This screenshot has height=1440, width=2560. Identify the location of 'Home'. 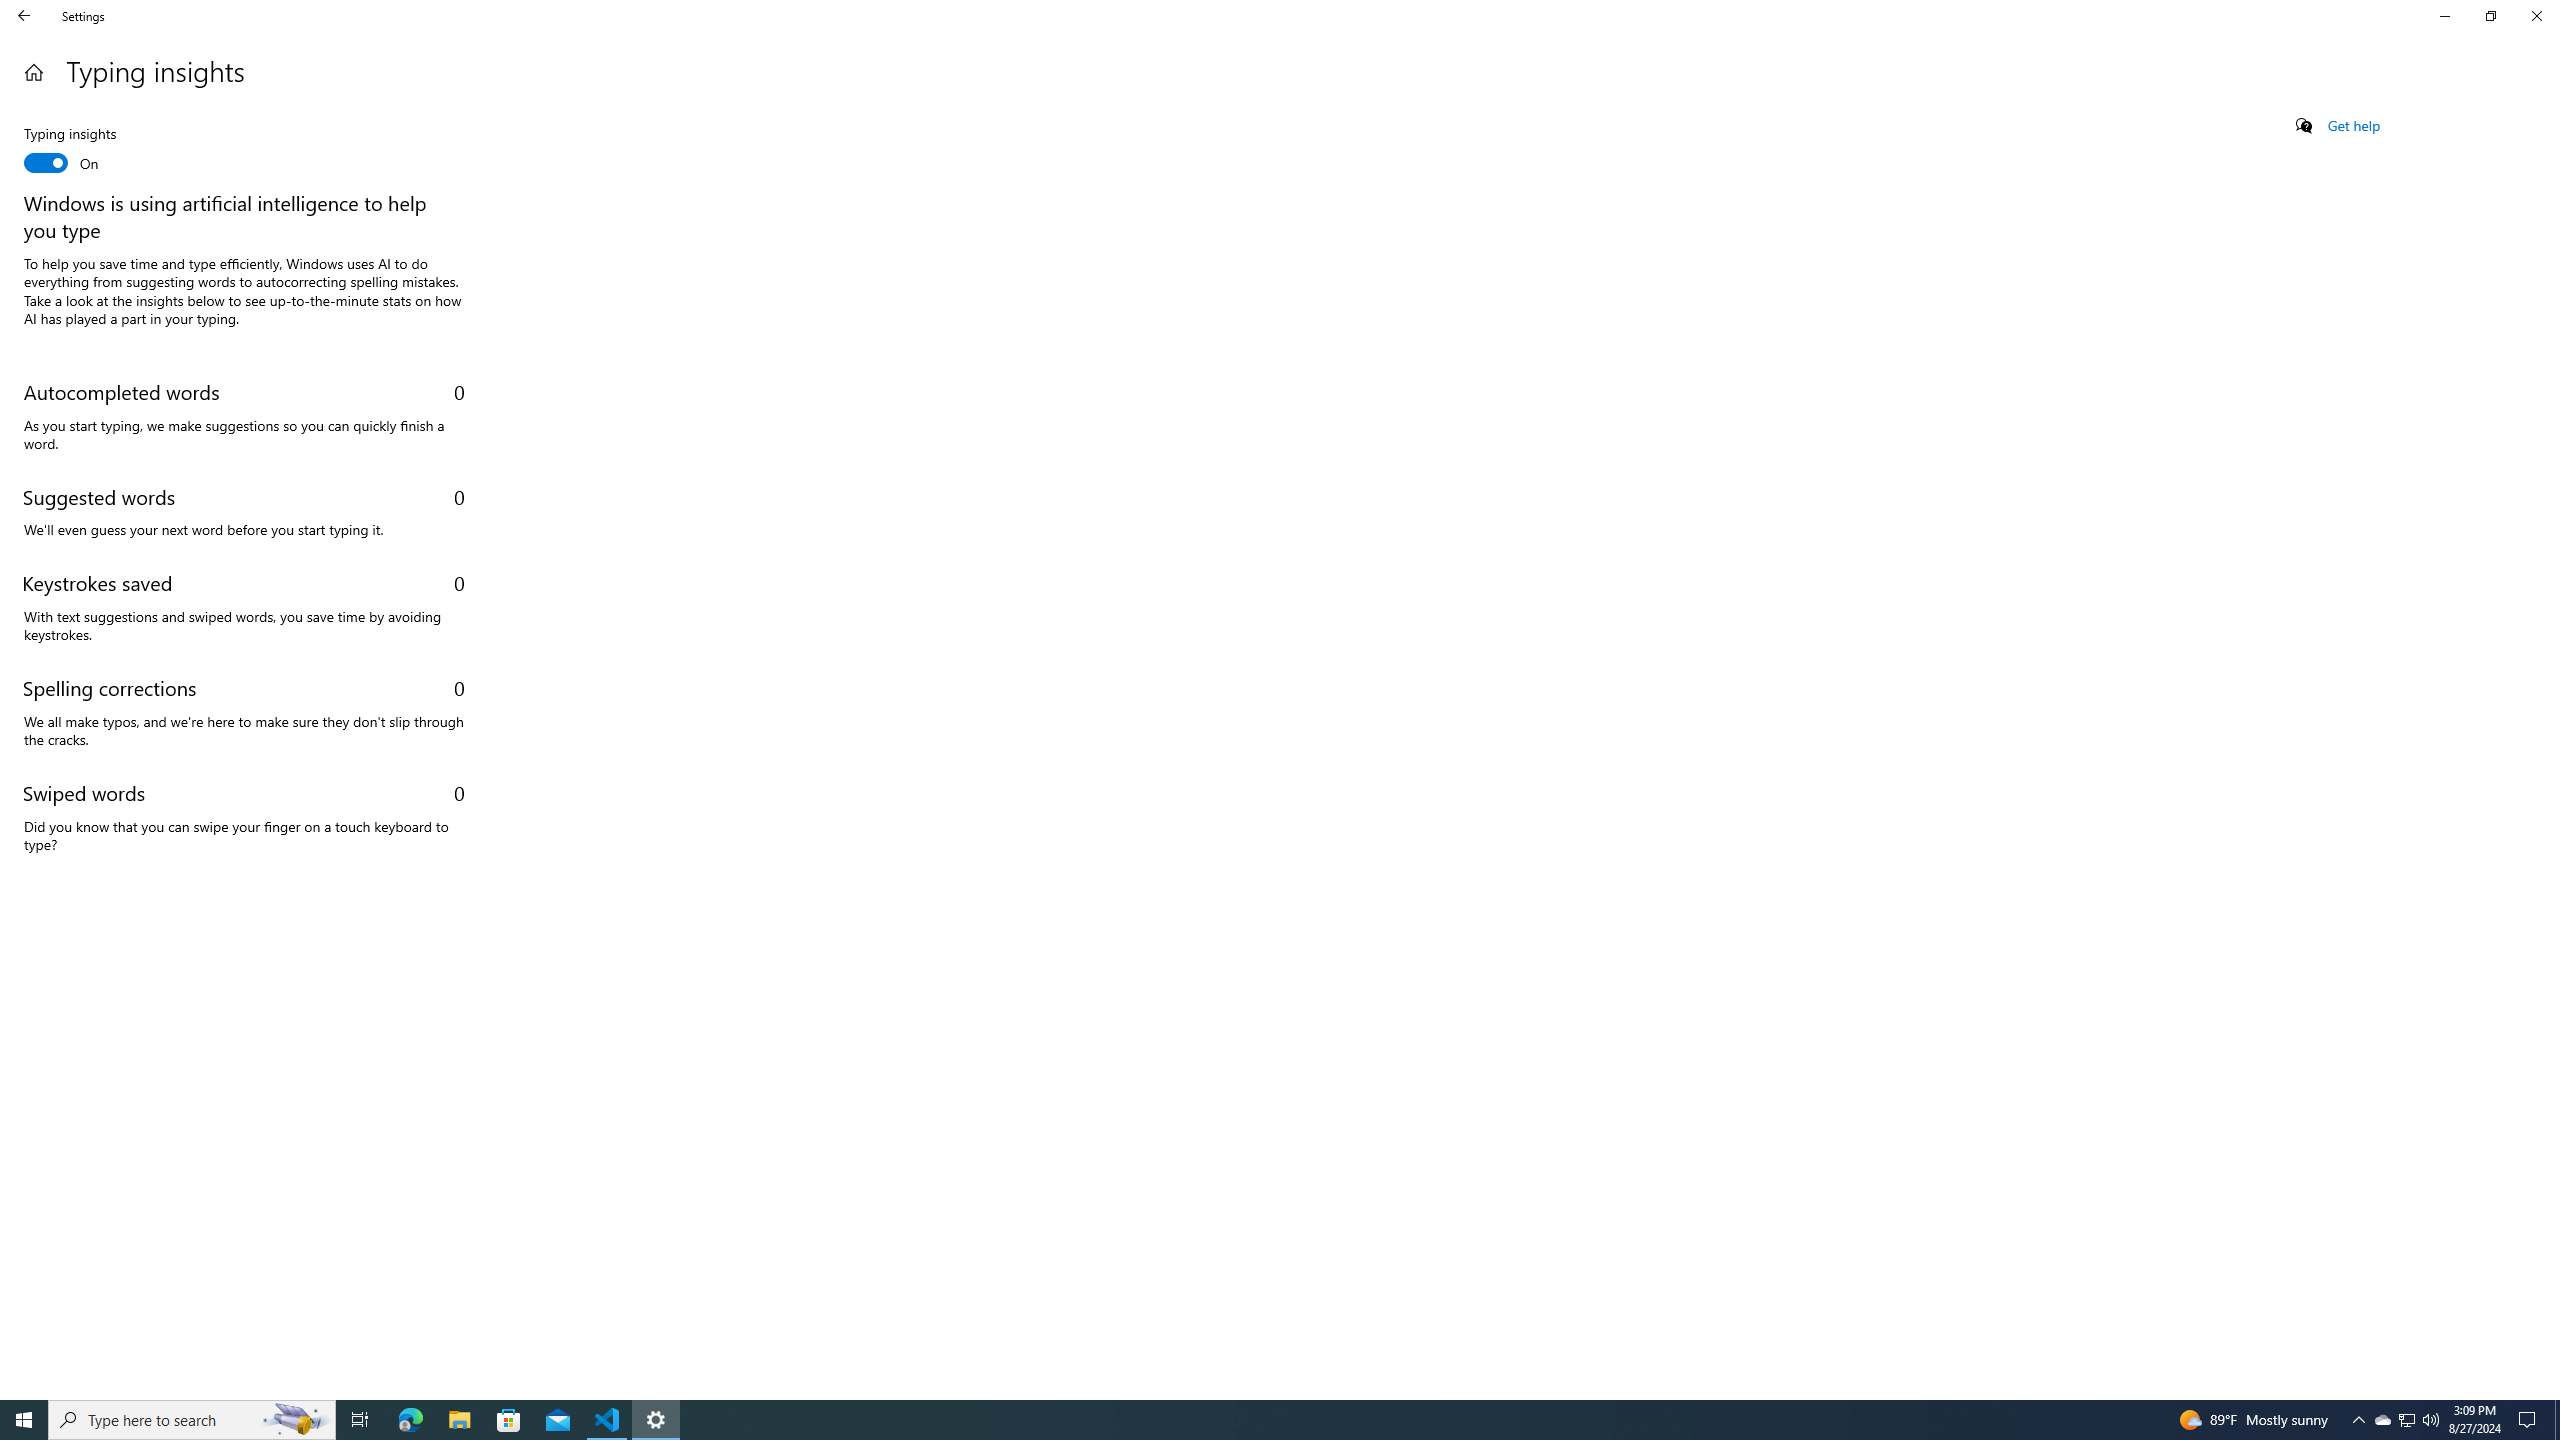
(33, 72).